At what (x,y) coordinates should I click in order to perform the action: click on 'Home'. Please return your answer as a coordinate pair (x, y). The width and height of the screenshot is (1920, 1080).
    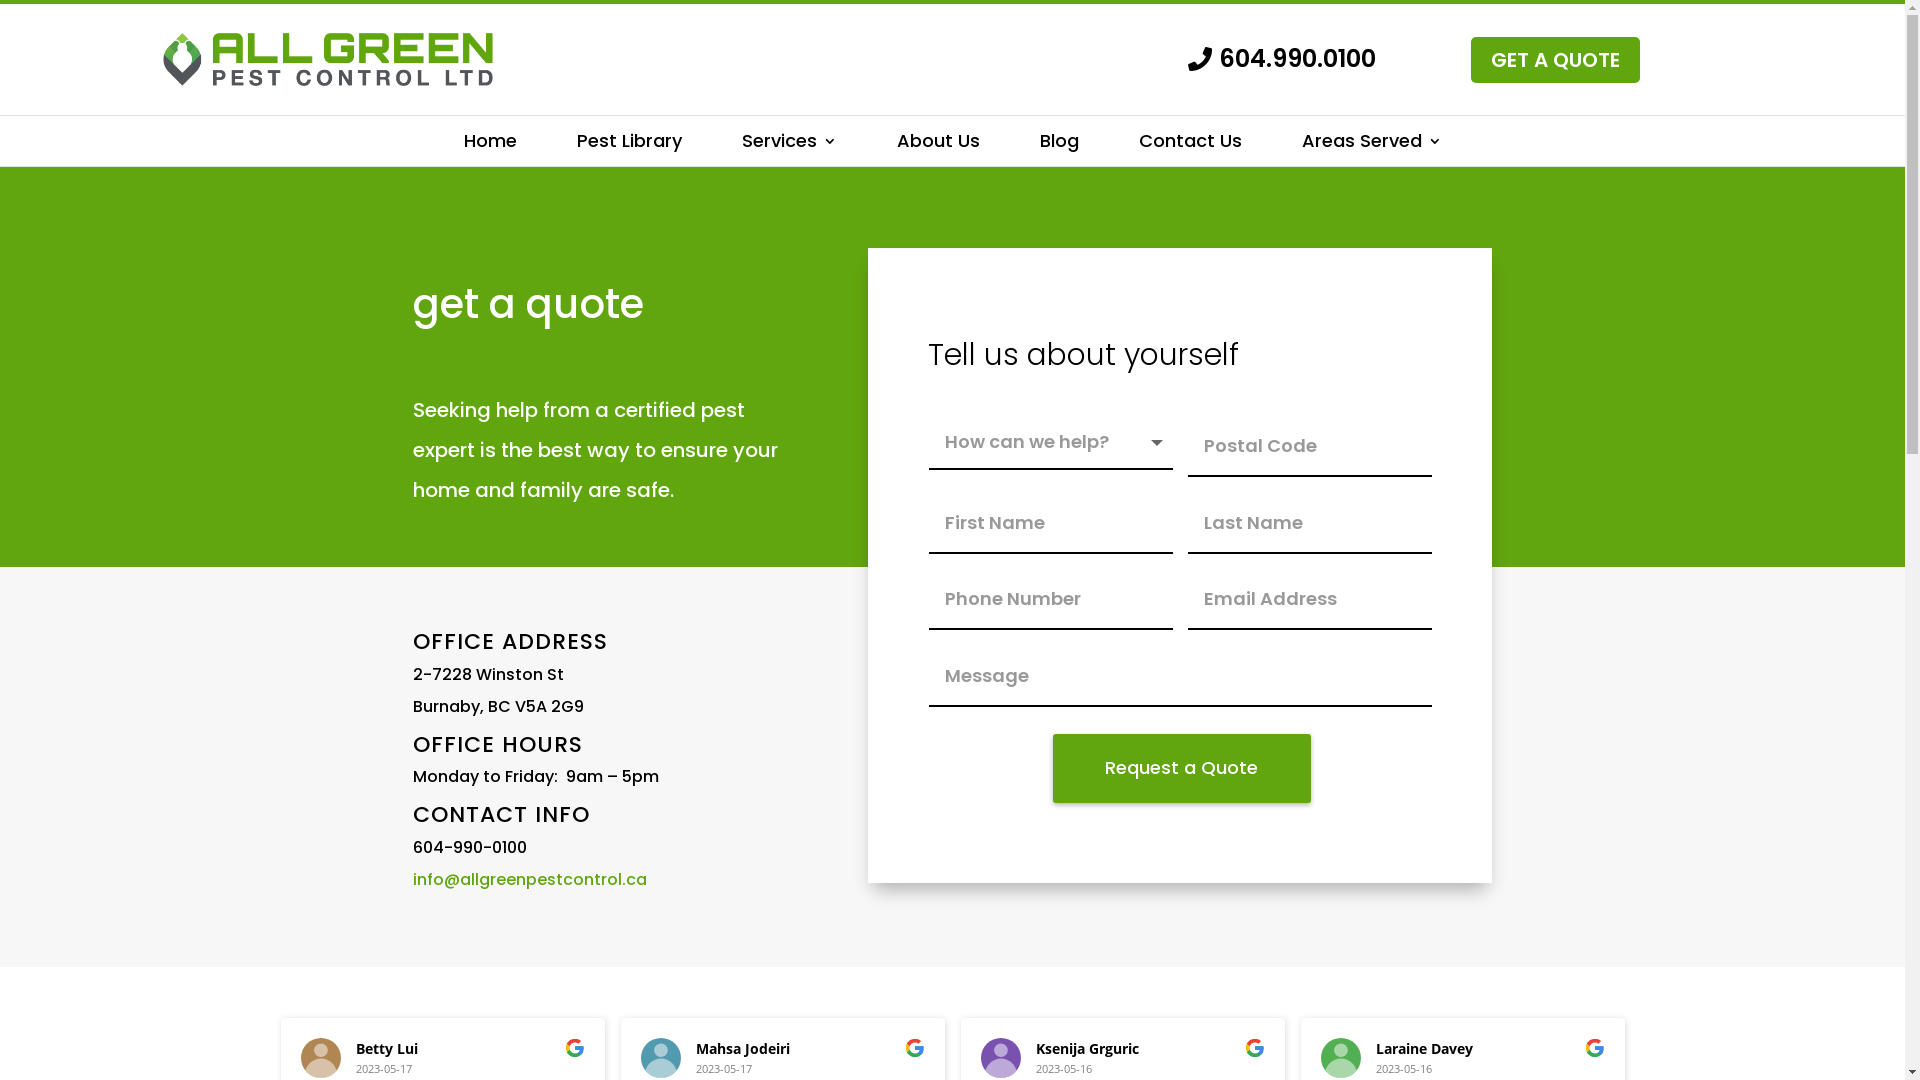
    Looking at the image, I should click on (490, 144).